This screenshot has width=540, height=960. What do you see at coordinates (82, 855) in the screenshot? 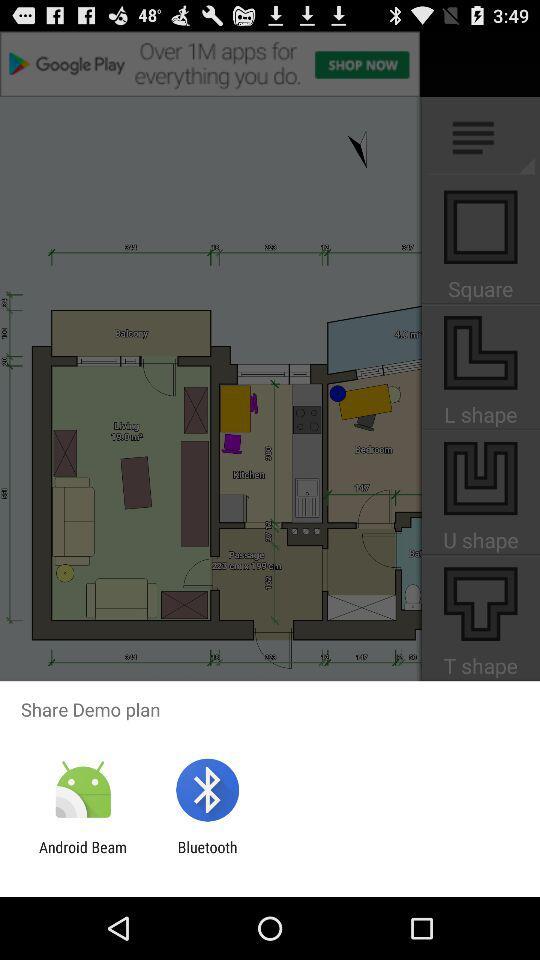
I see `android beam` at bounding box center [82, 855].